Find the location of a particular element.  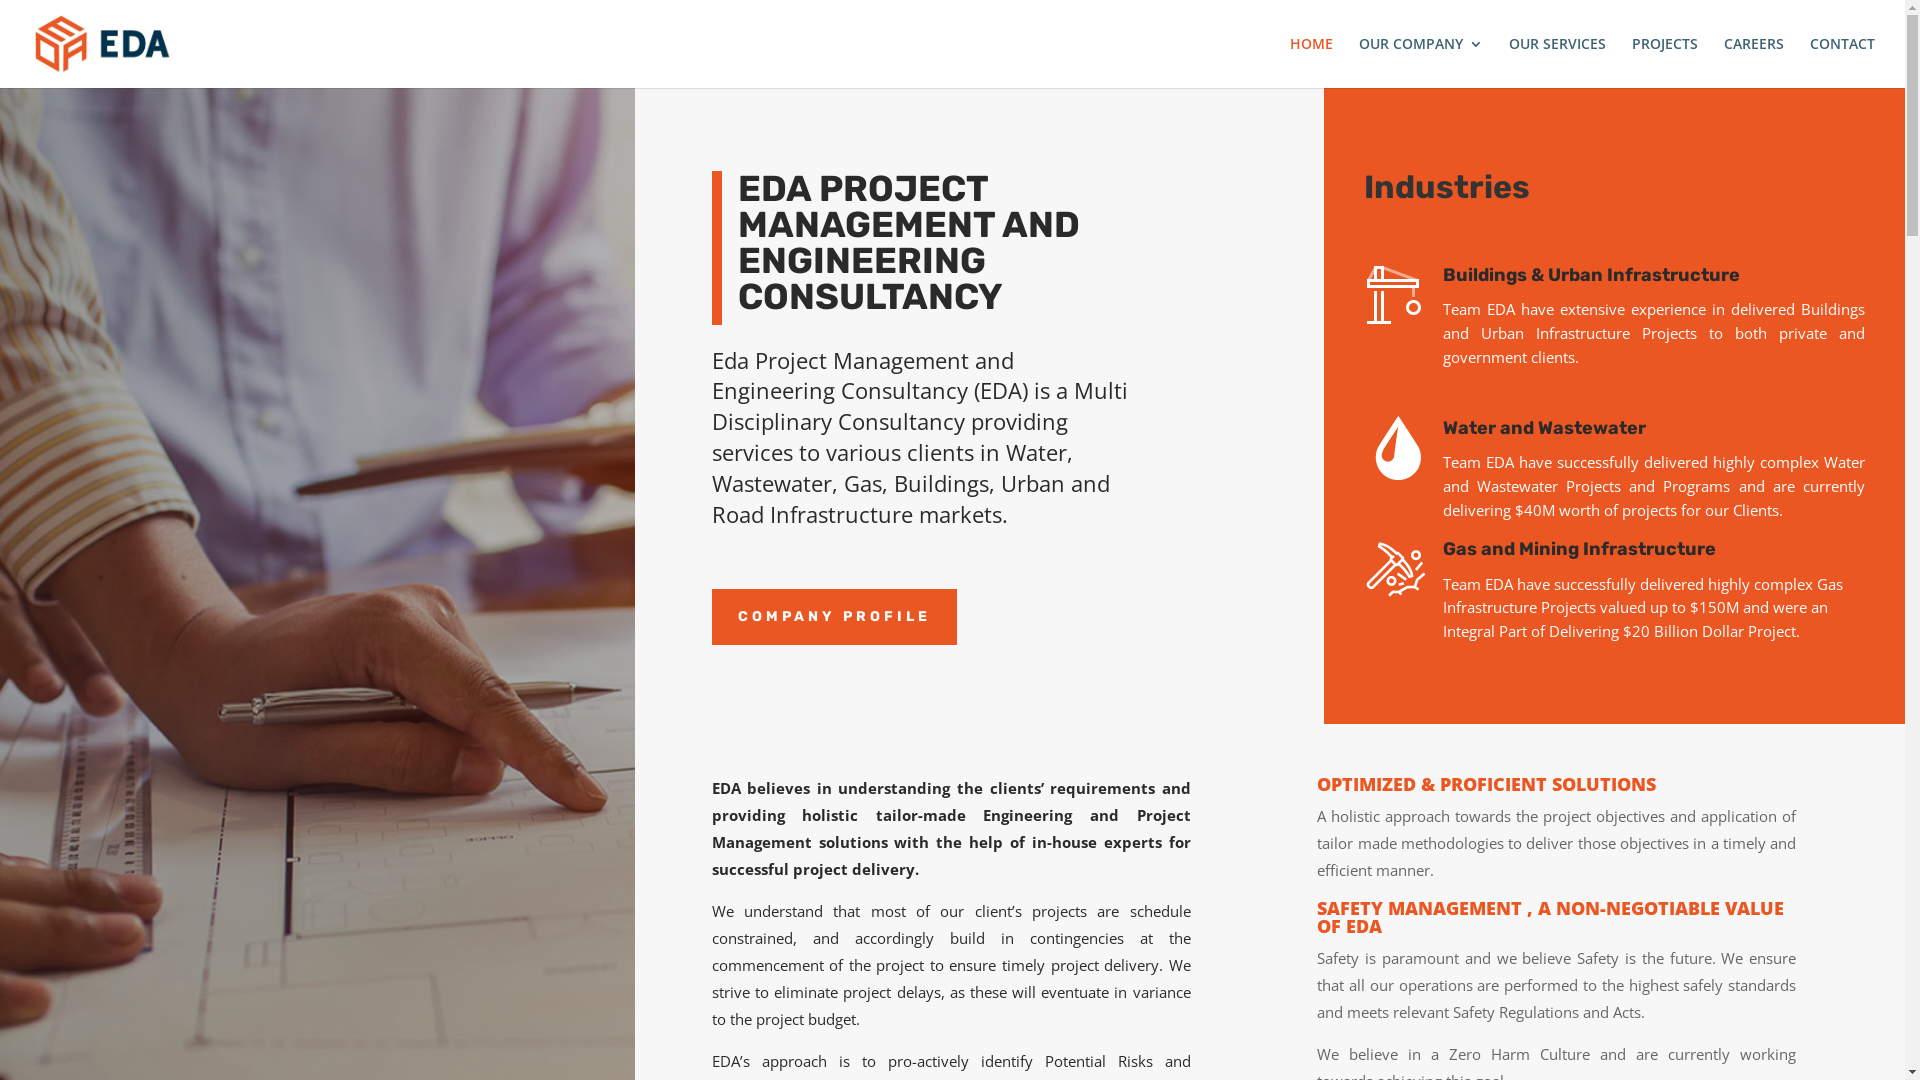

'CONTACT' is located at coordinates (1841, 61).